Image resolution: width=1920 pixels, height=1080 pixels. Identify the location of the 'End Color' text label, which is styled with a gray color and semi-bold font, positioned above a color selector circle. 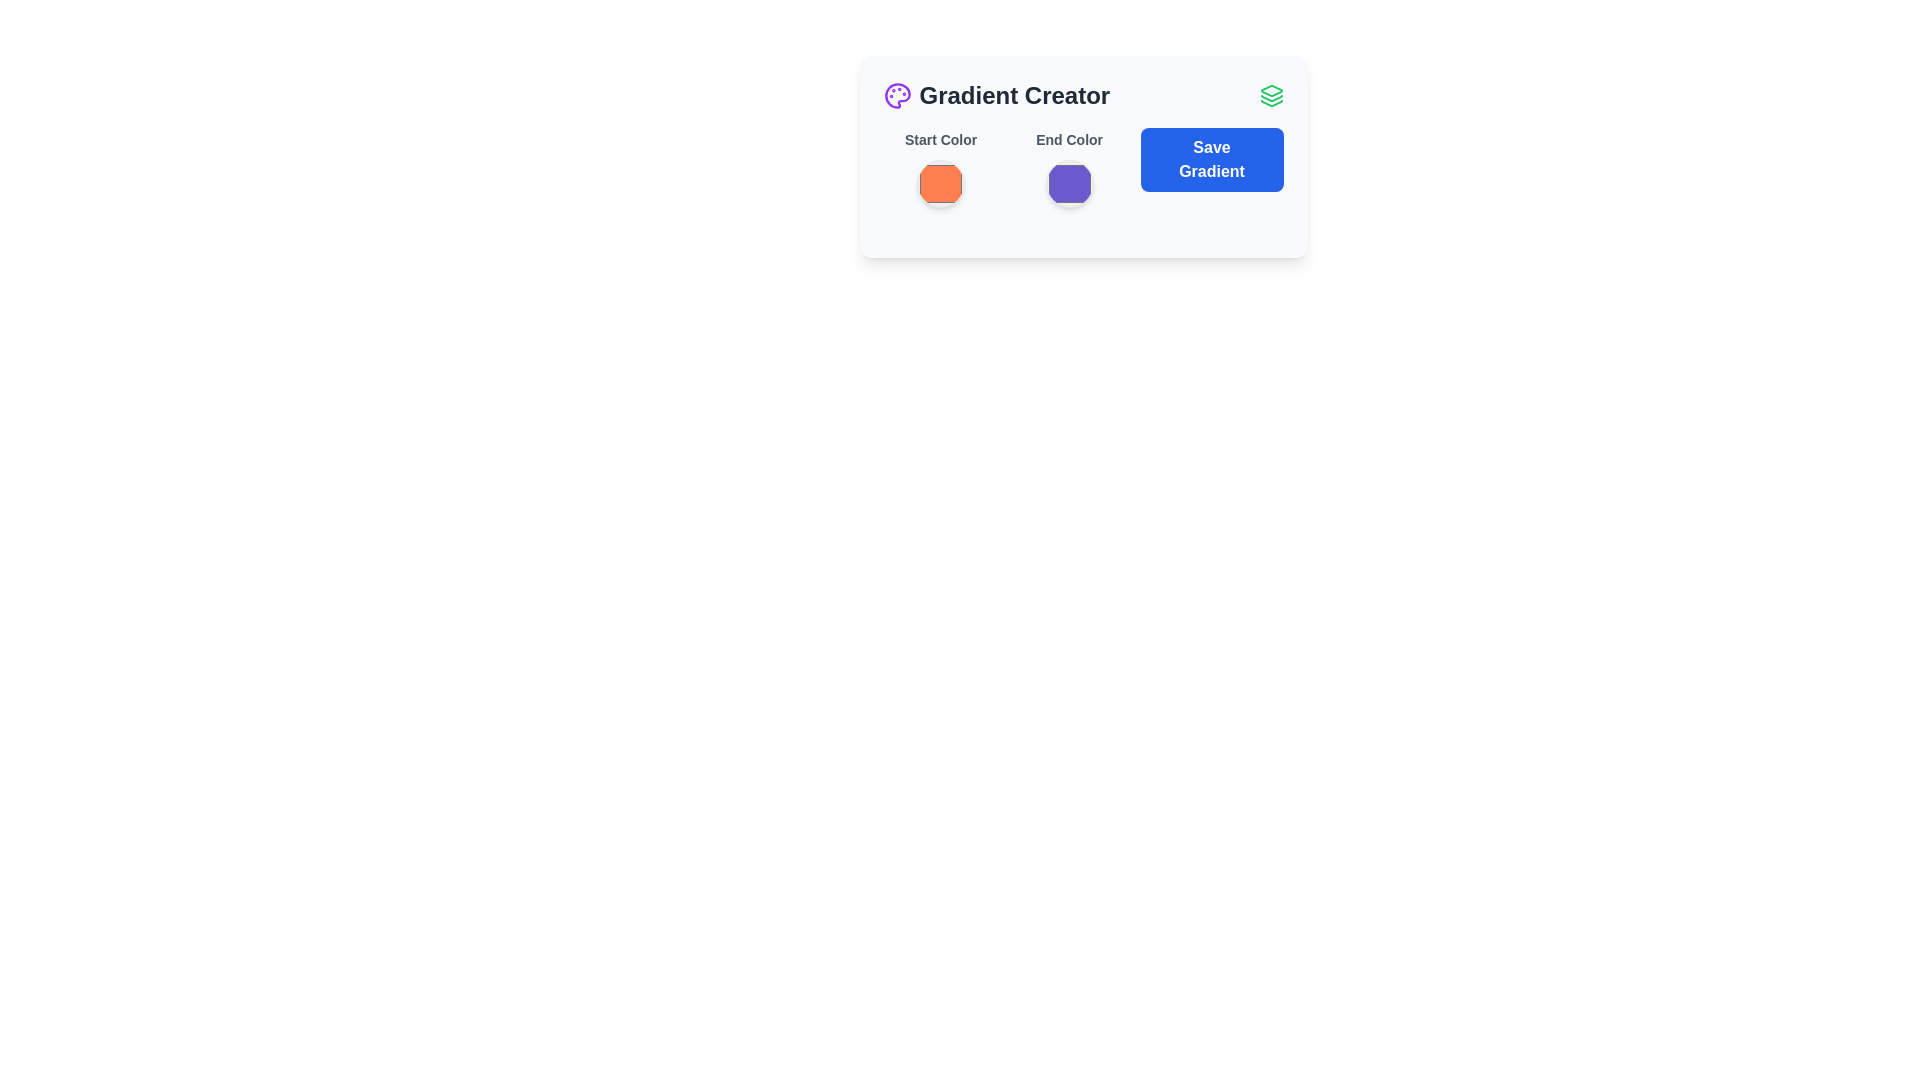
(1068, 138).